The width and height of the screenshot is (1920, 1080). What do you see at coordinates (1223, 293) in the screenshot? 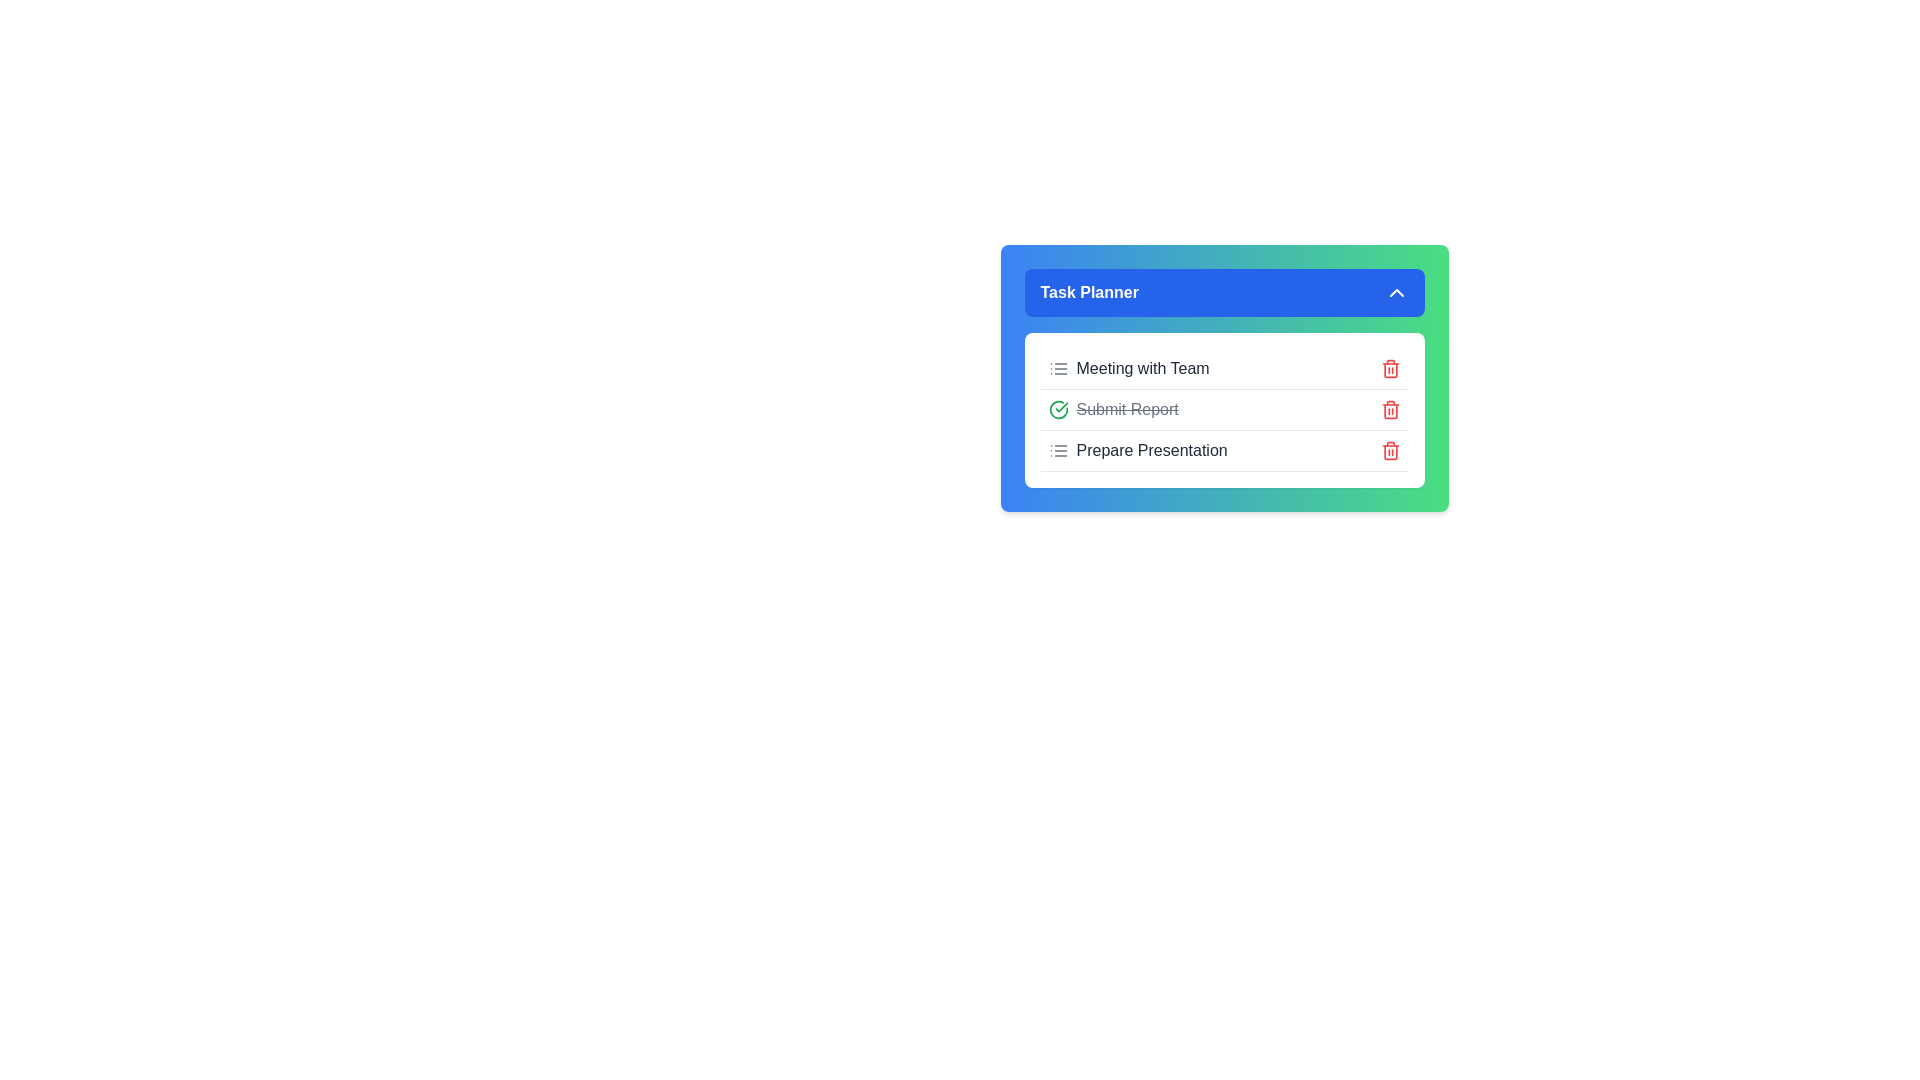
I see `the 'Task Planner' button to toggle the visibility of the task menu` at bounding box center [1223, 293].